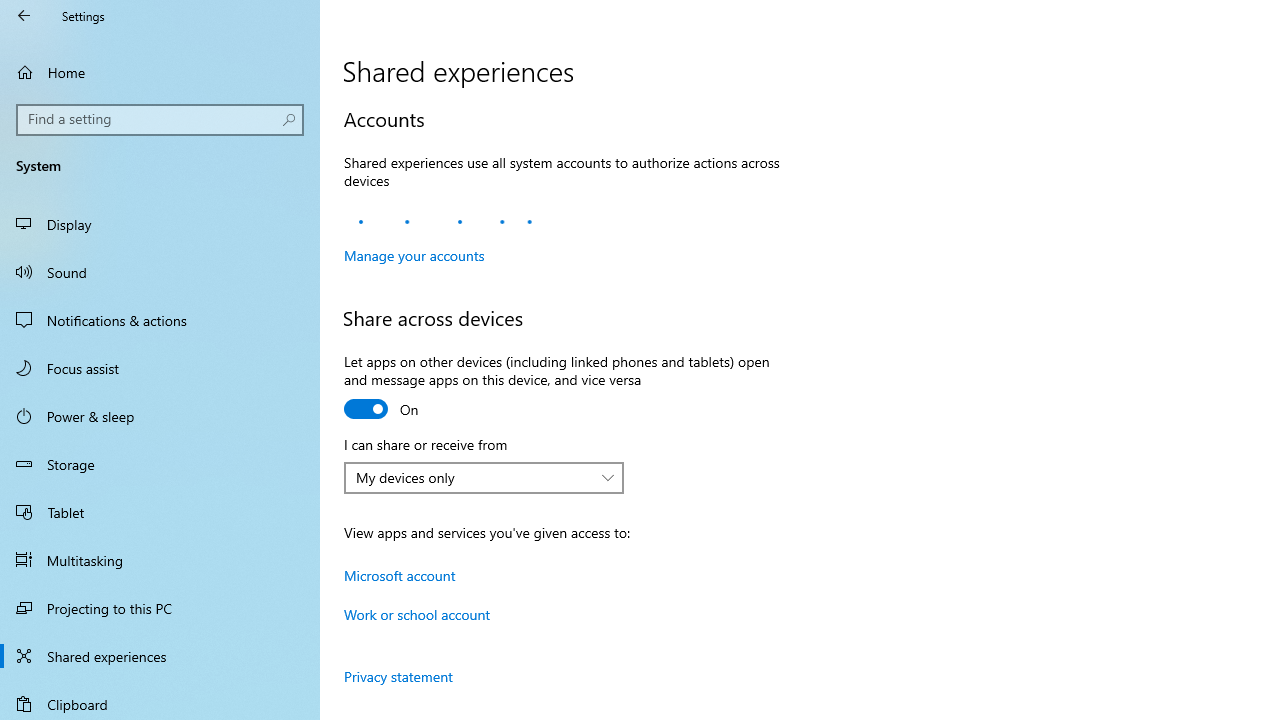 The image size is (1280, 720). I want to click on 'Storage', so click(160, 464).